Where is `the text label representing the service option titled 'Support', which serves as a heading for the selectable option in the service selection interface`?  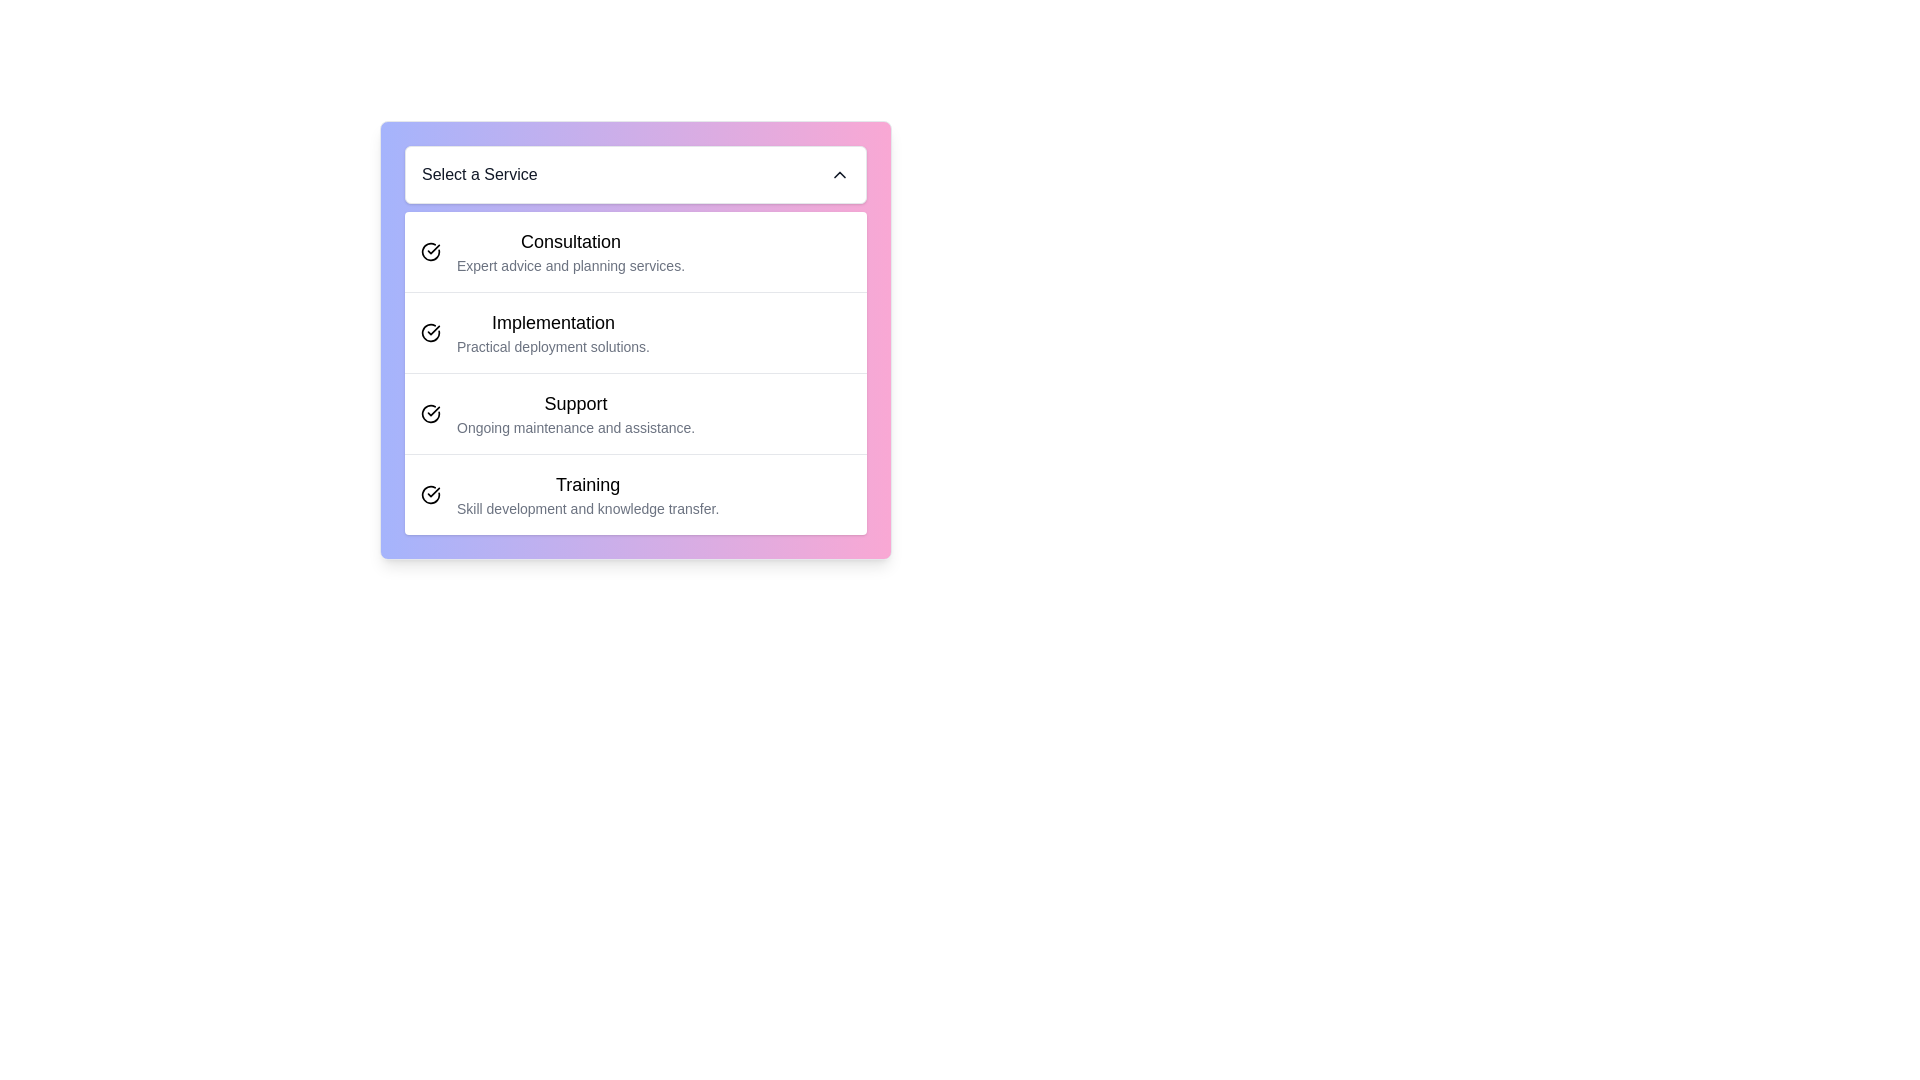 the text label representing the service option titled 'Support', which serves as a heading for the selectable option in the service selection interface is located at coordinates (575, 404).